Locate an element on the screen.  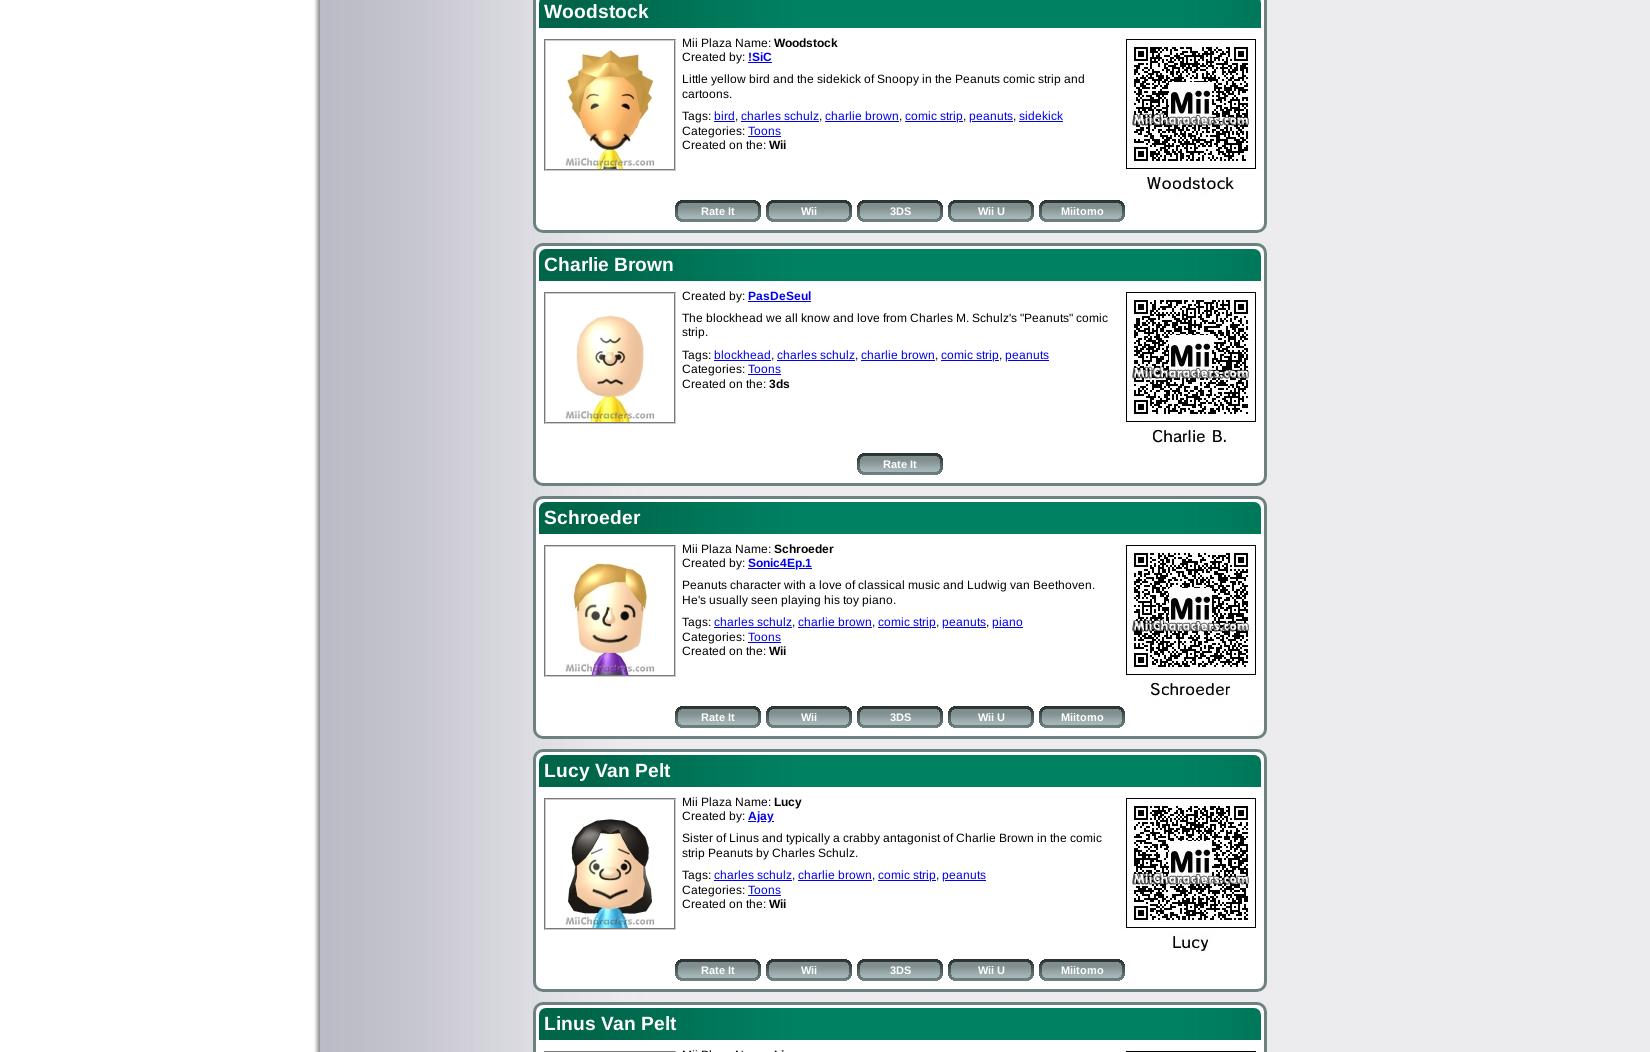
'Sonic4Ep.1' is located at coordinates (778, 561).